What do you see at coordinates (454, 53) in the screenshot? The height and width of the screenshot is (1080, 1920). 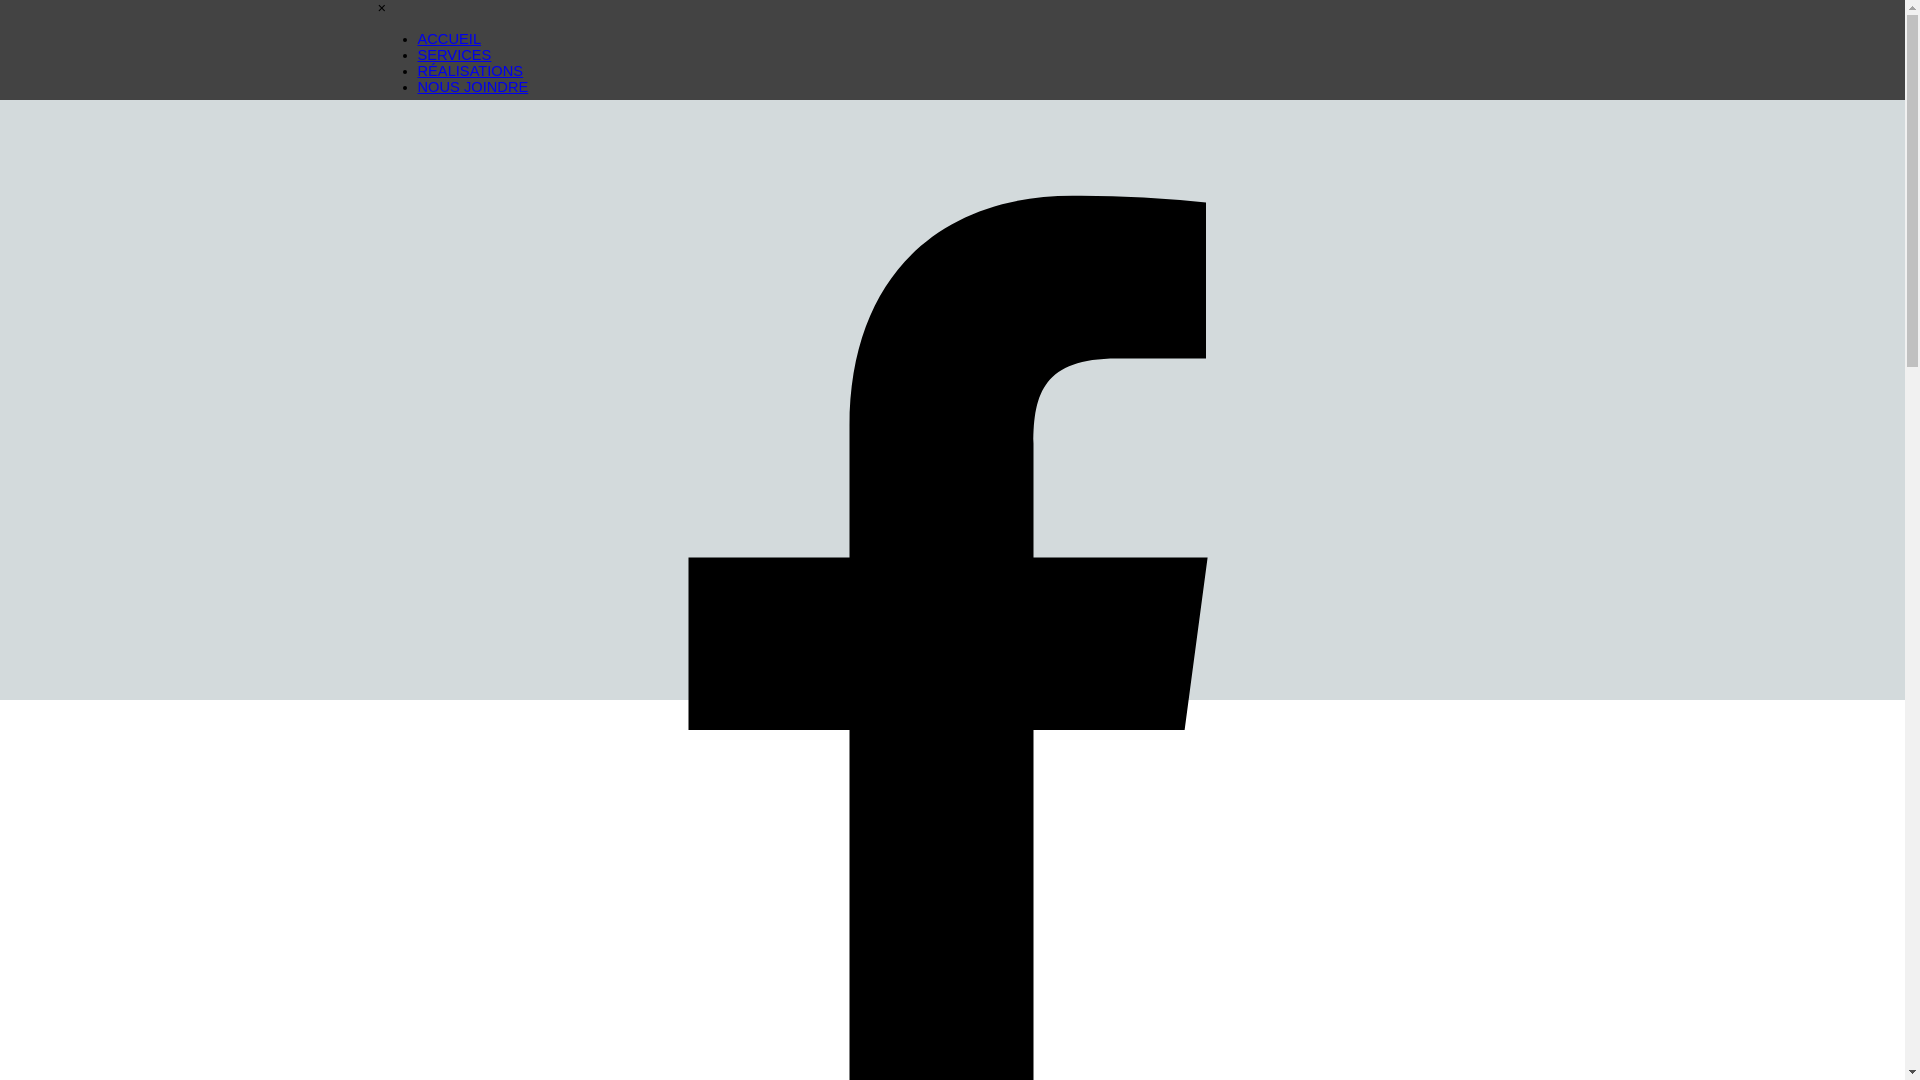 I see `'SERVICES'` at bounding box center [454, 53].